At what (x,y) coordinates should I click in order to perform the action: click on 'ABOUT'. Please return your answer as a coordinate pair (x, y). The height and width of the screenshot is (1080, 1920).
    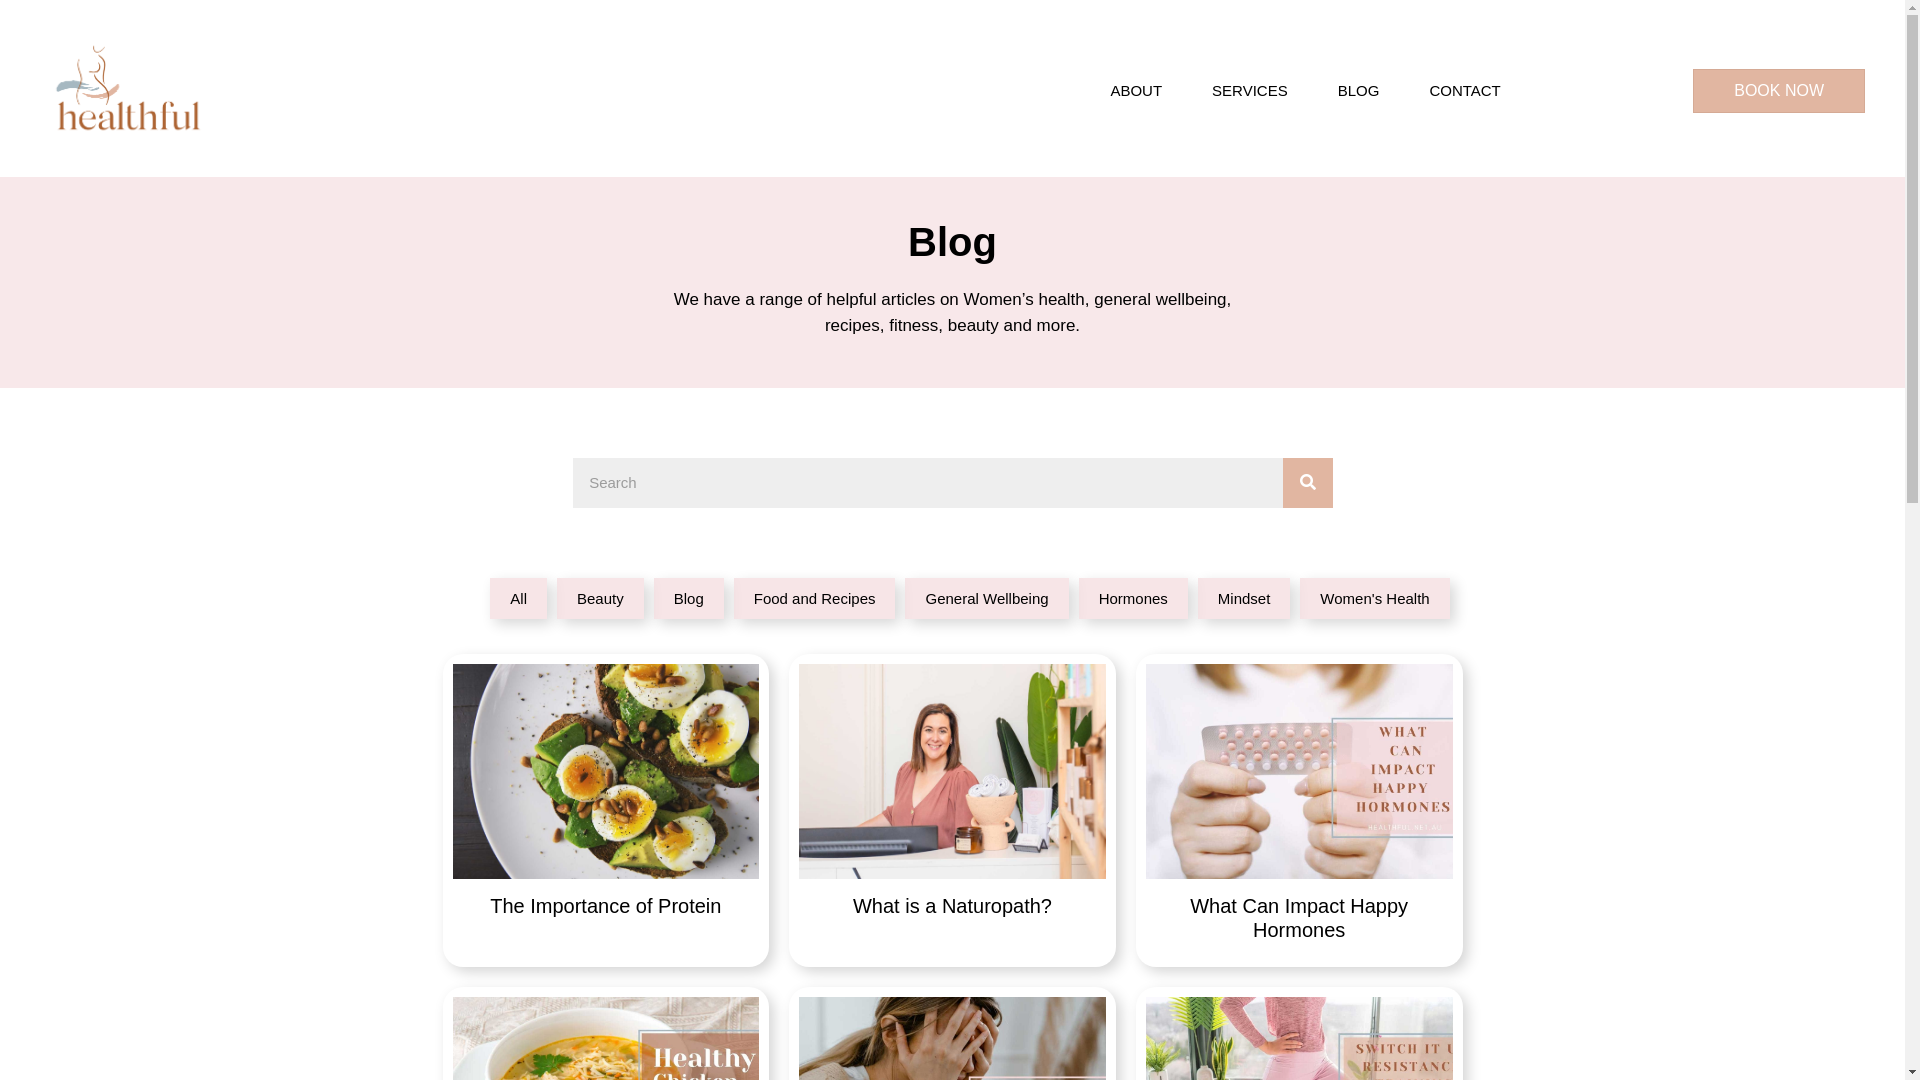
    Looking at the image, I should click on (1088, 91).